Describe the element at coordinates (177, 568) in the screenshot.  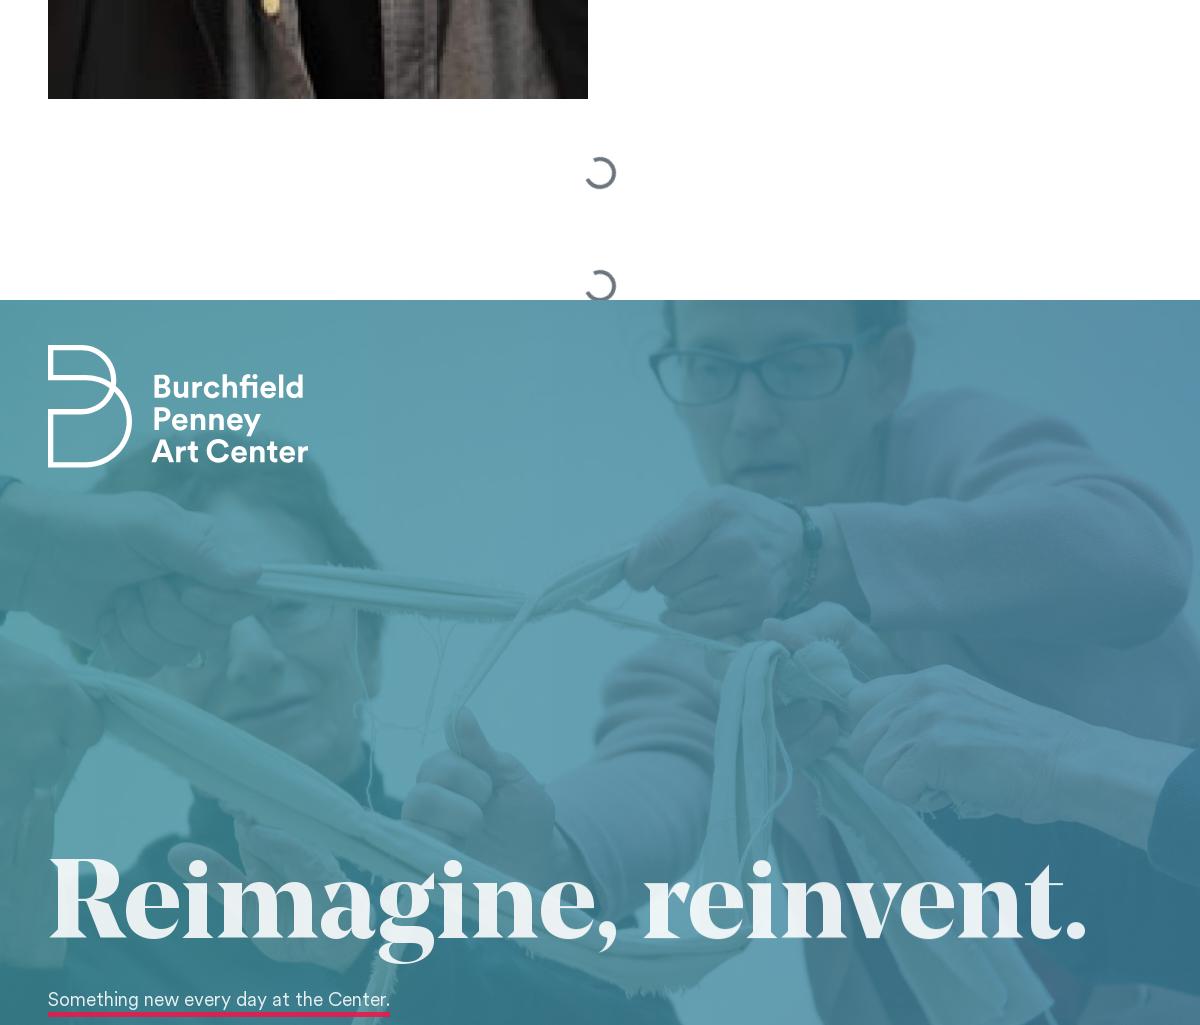
I see `'© 2023 Burchfield Penney Art Center'` at that location.